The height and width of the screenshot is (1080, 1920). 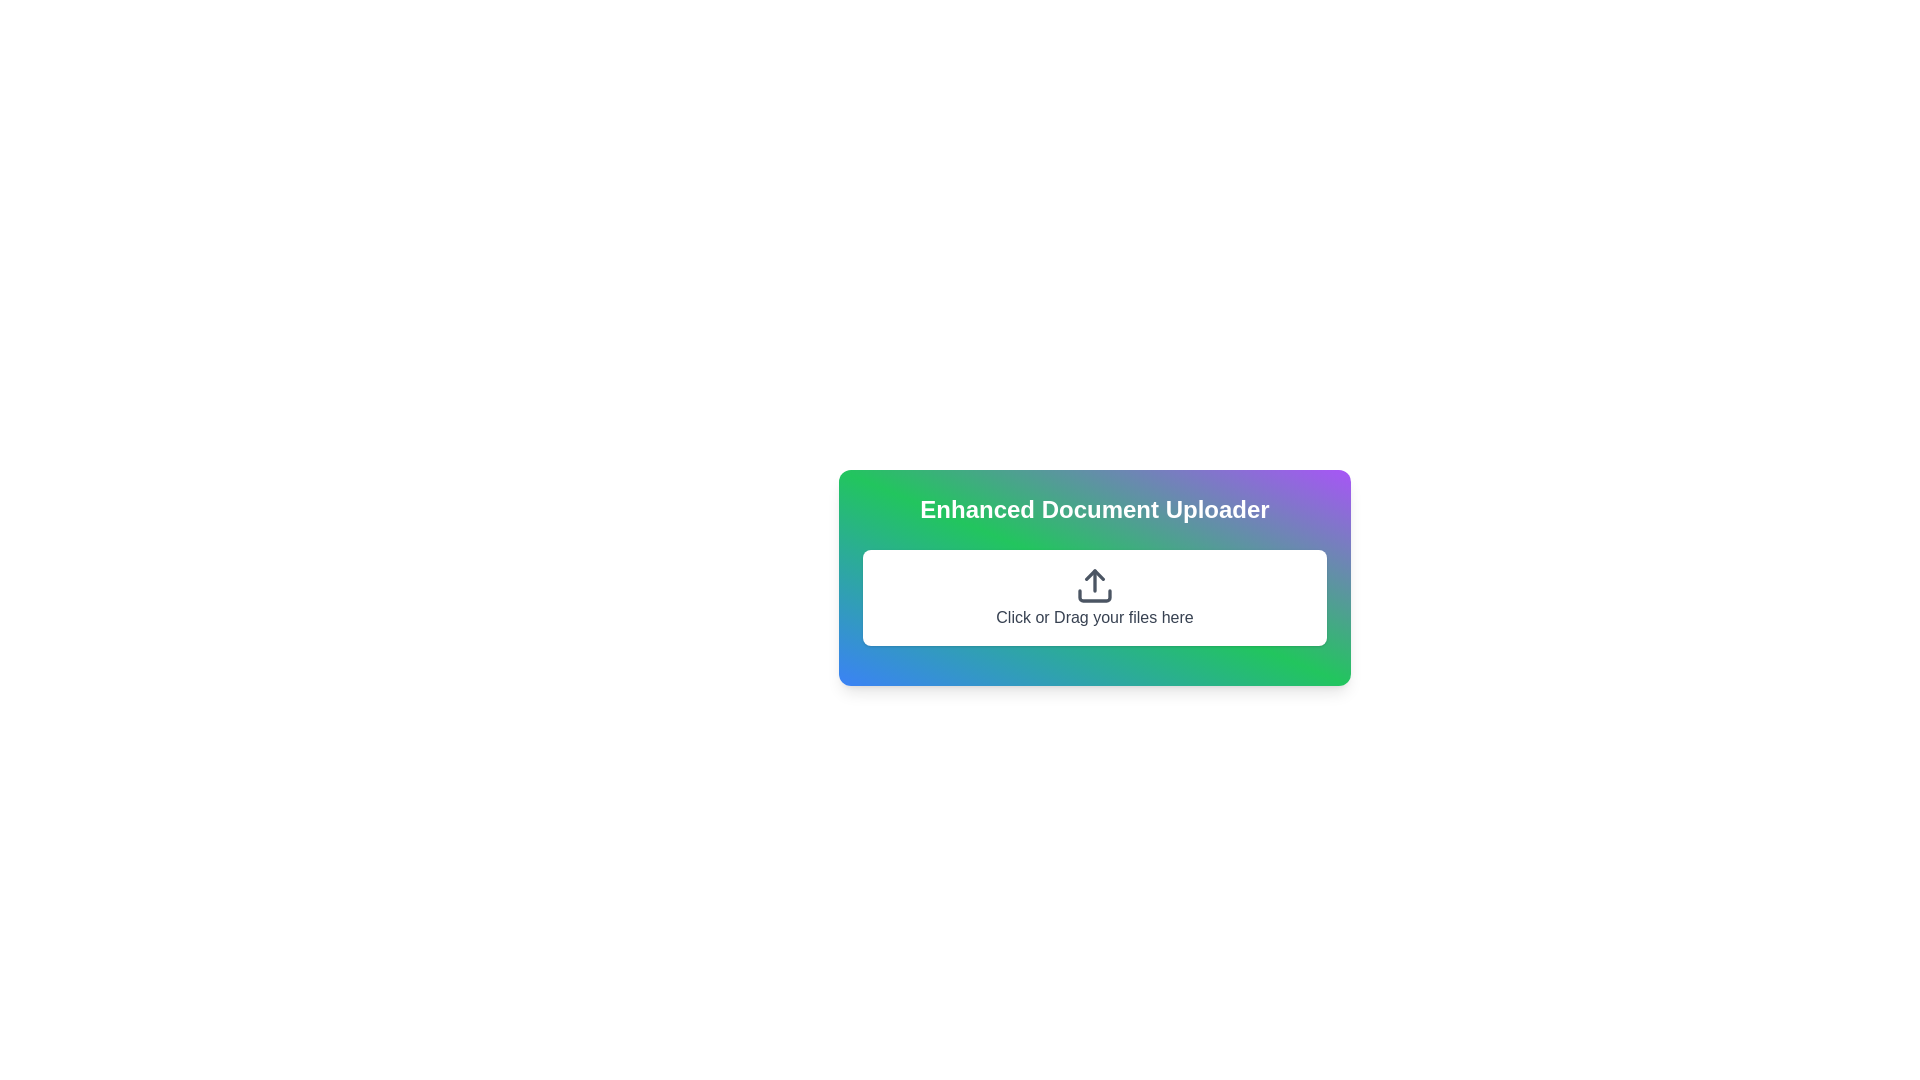 I want to click on the Static Text element that provides user instructions for uploading files, positioned centrally below the upload icon, so click(x=1093, y=616).